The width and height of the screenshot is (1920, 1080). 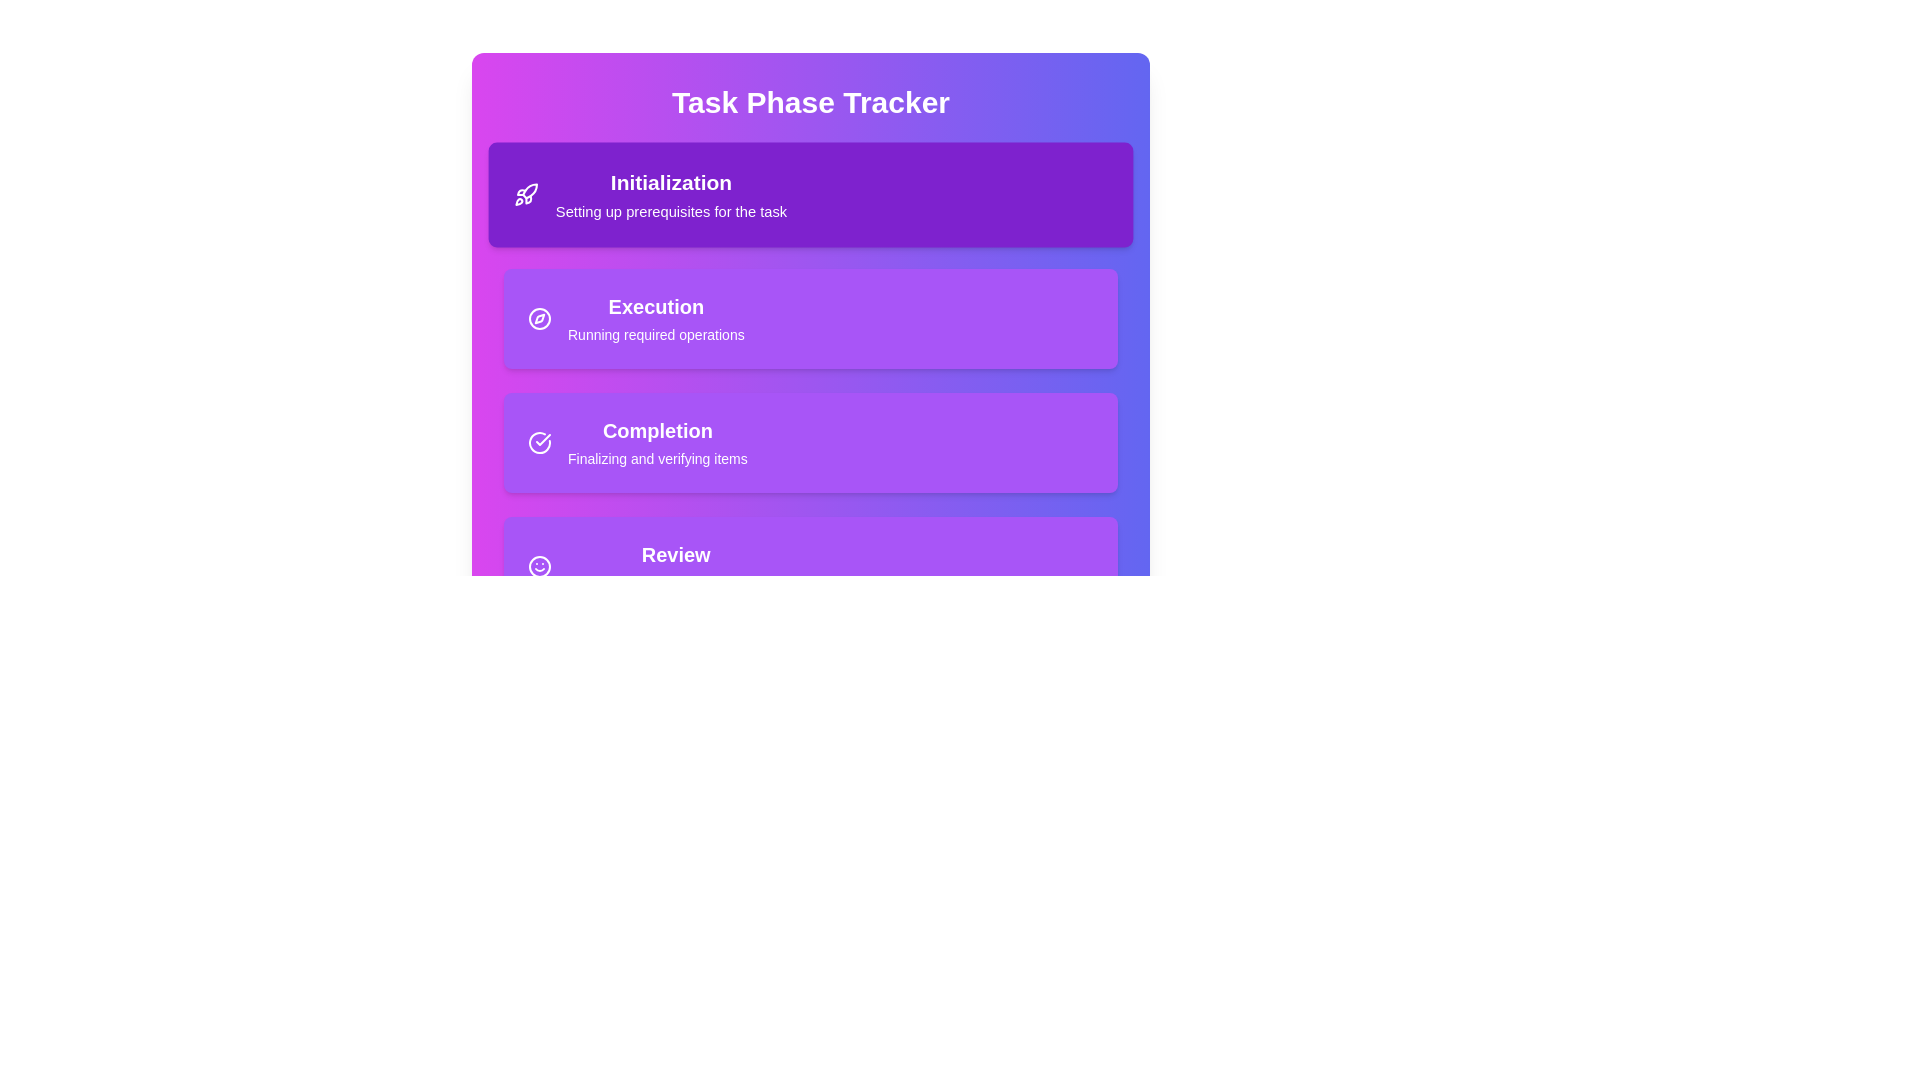 I want to click on the text label that indicates the current phase in the process-oriented interface, which is centrally located in the second section of the vertical list of phase boxes, so click(x=656, y=307).